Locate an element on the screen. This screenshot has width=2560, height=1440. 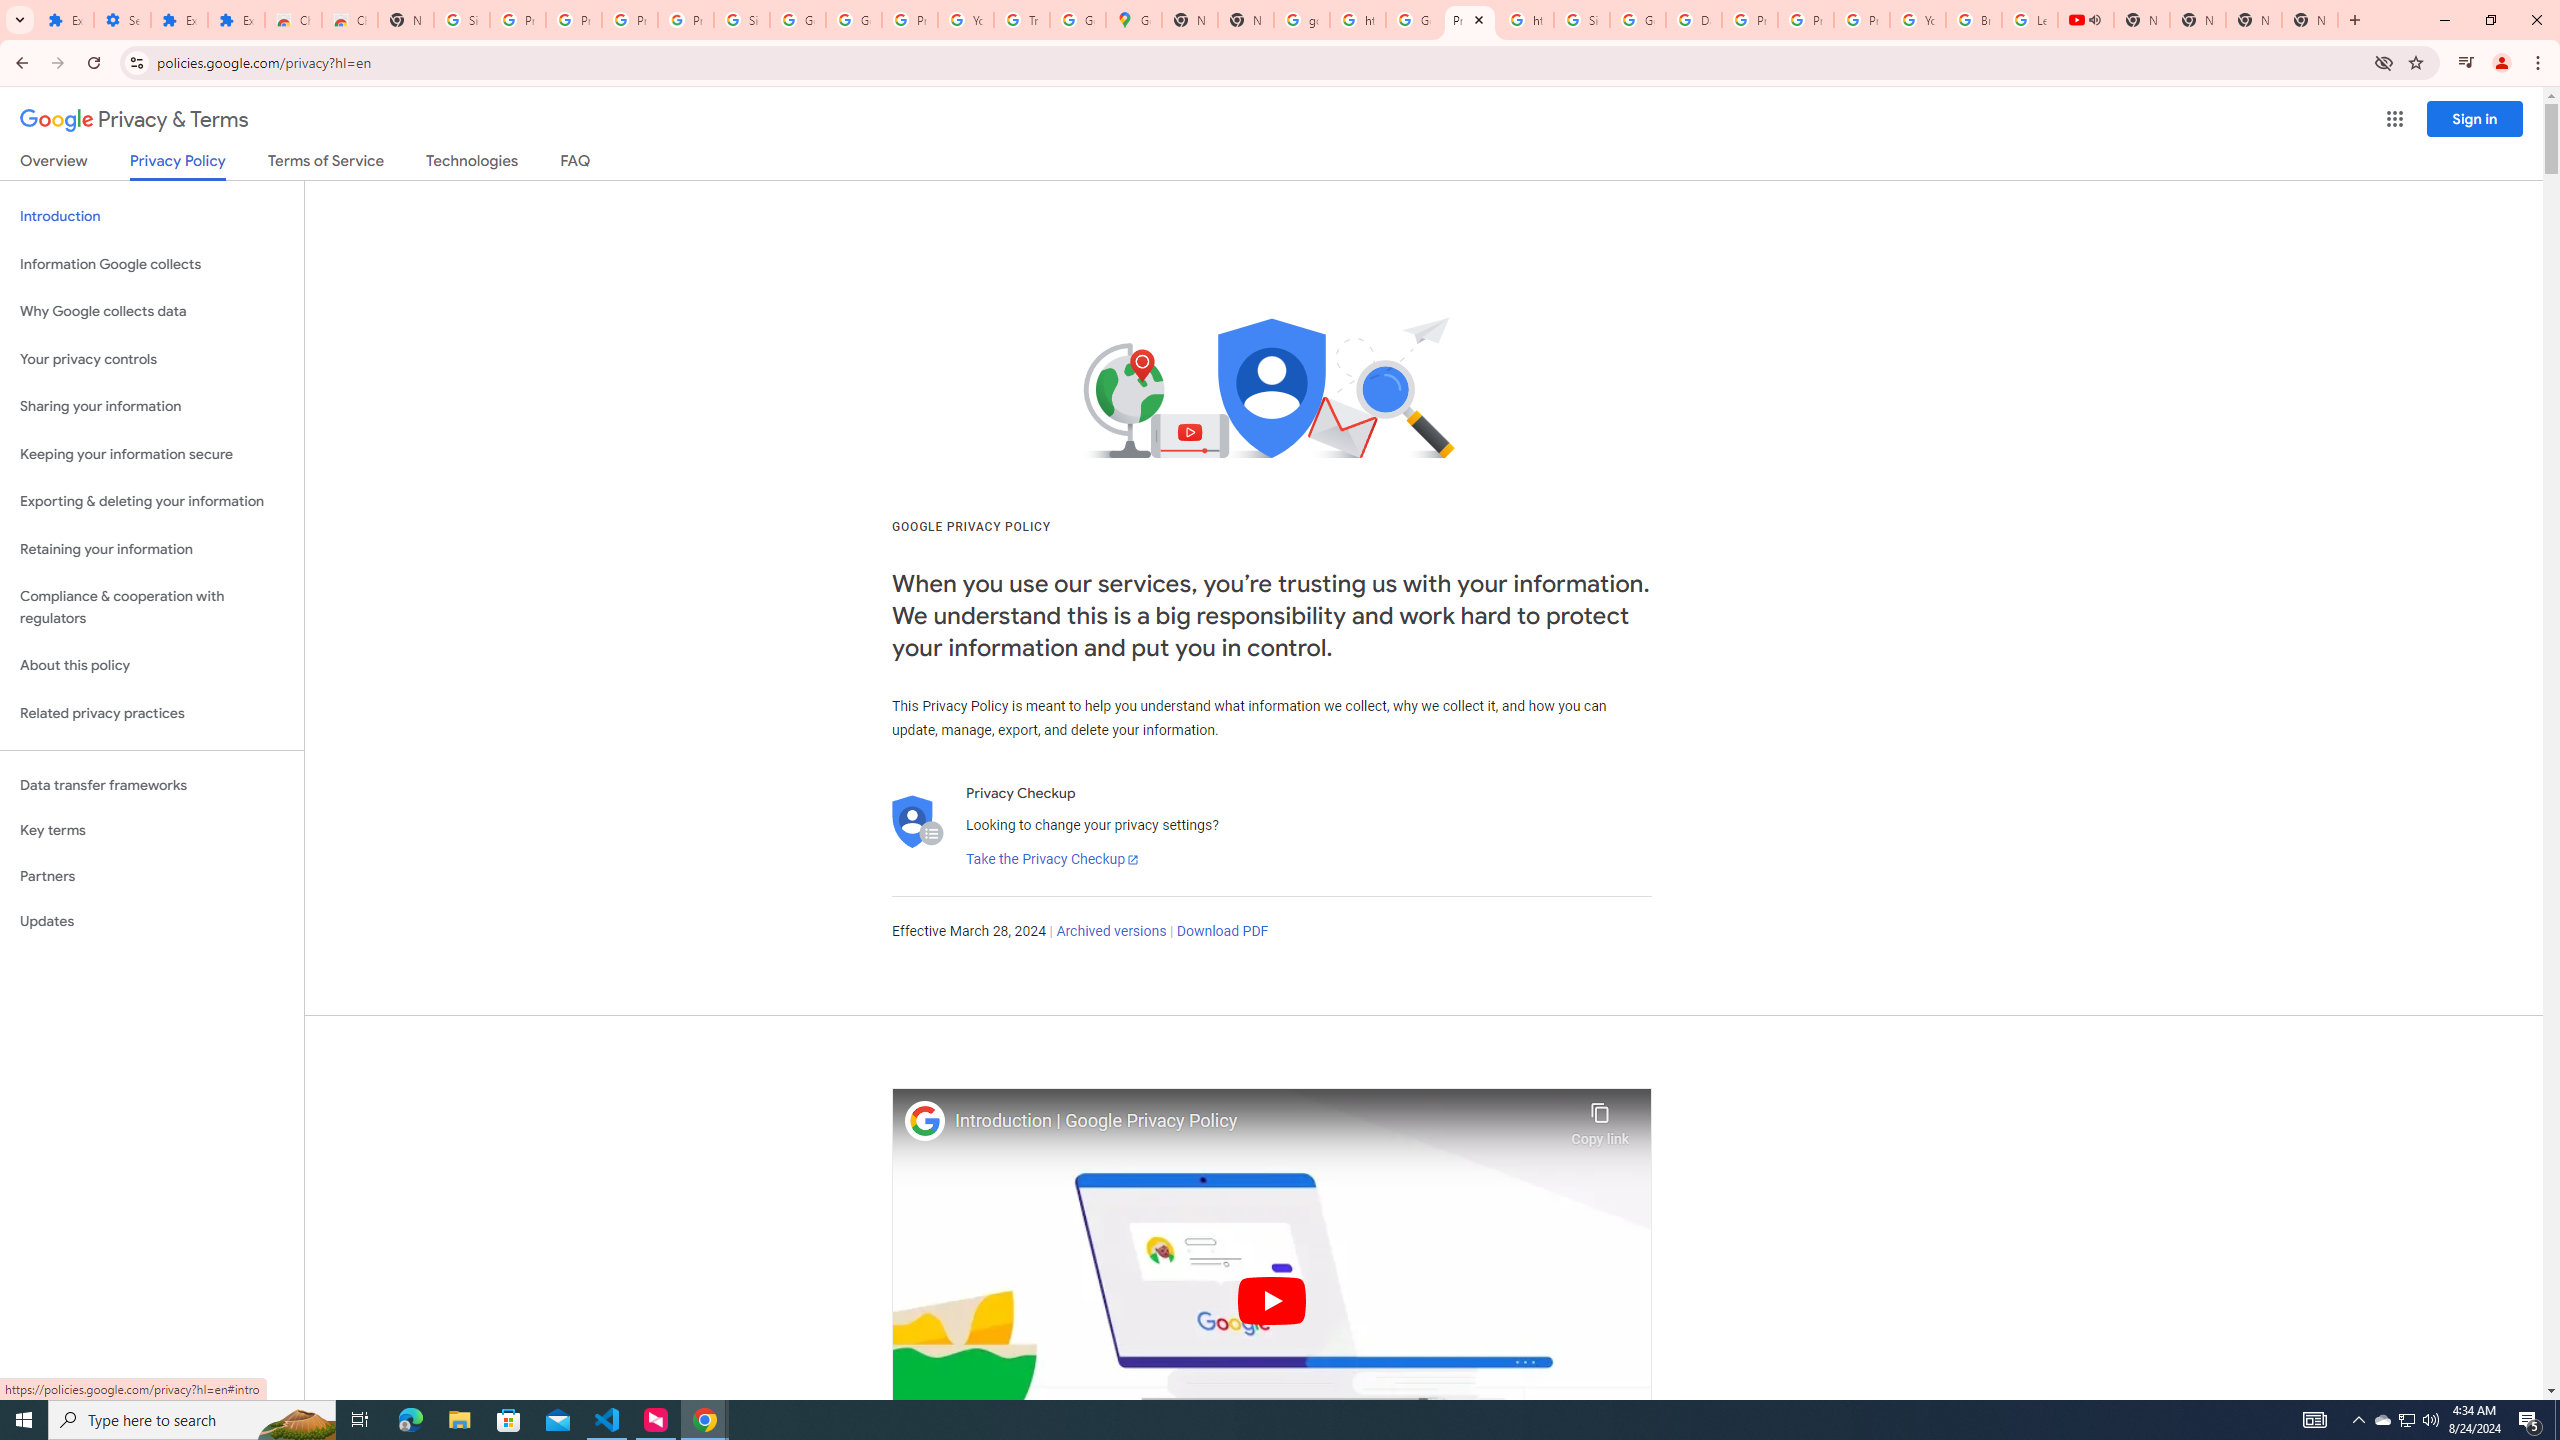
'Take the Privacy Checkup' is located at coordinates (1051, 858).